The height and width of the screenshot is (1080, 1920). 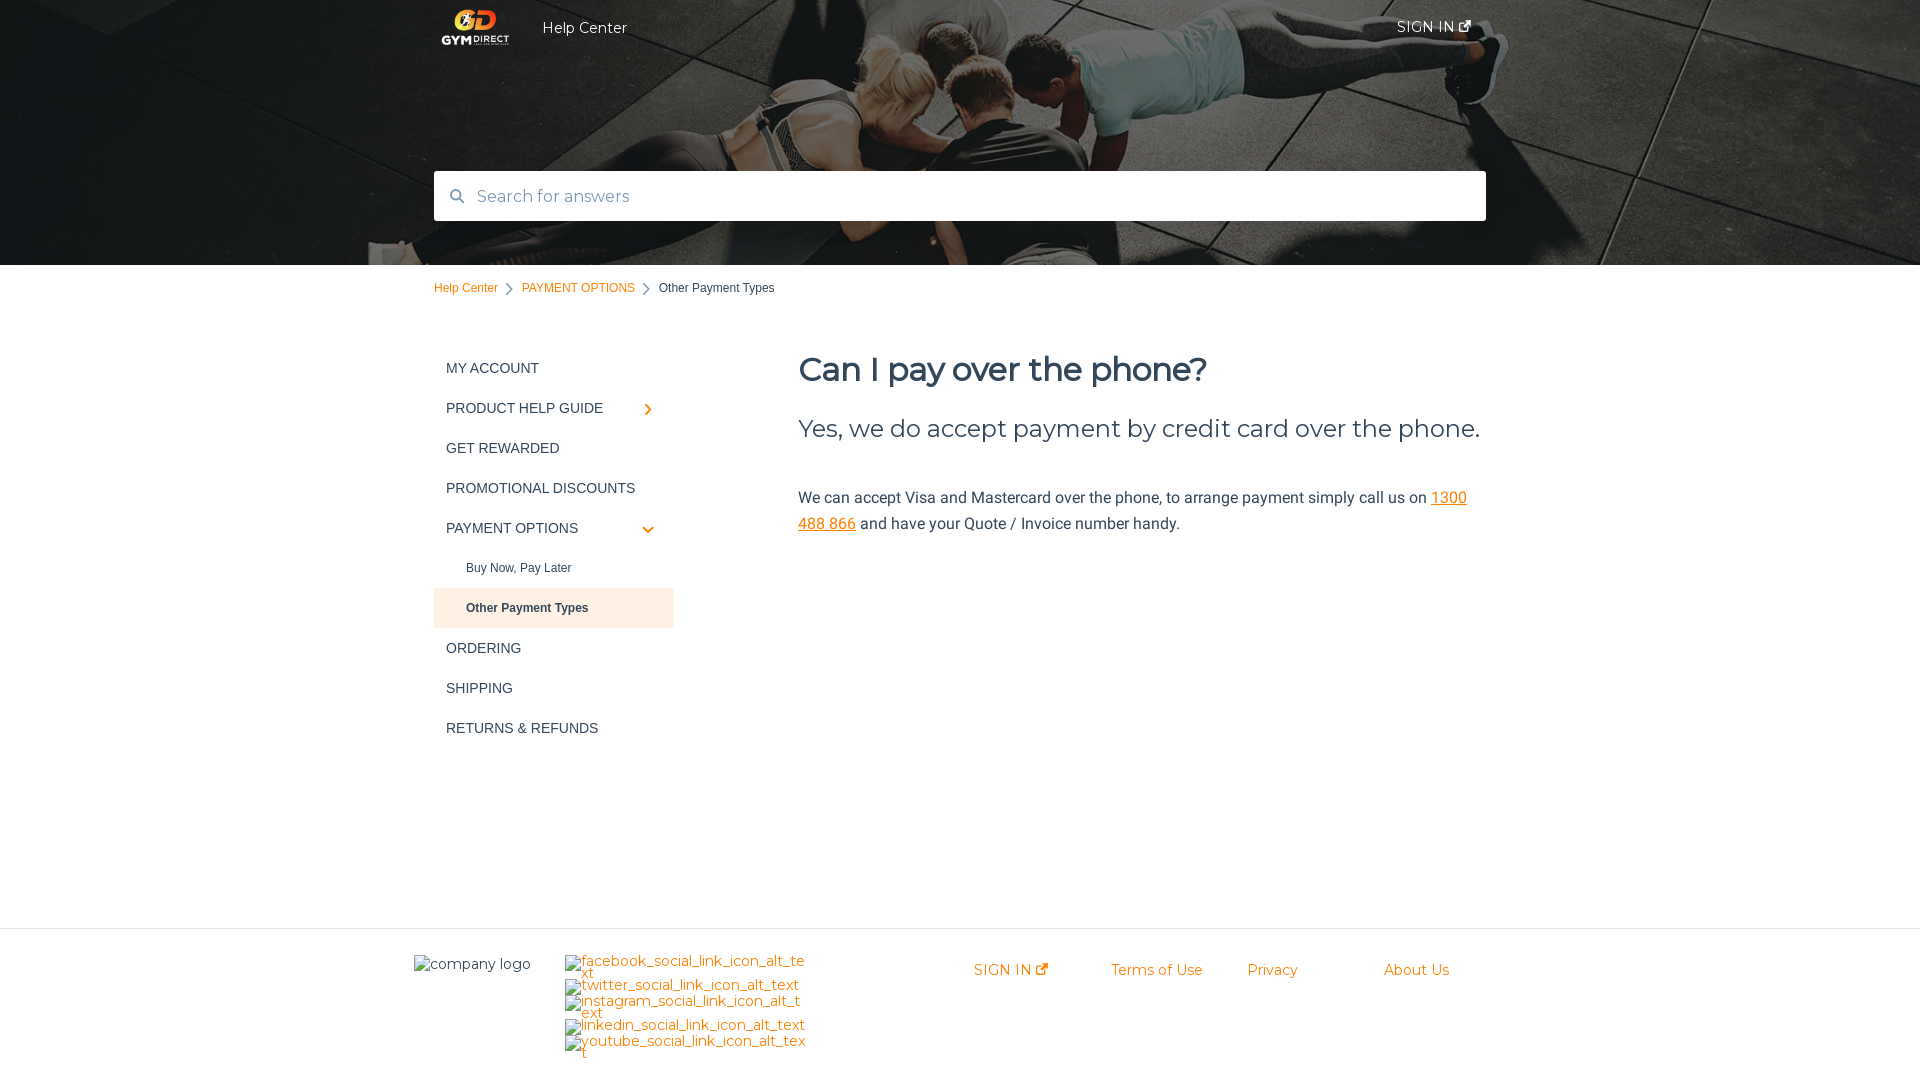 What do you see at coordinates (553, 648) in the screenshot?
I see `'ORDERING'` at bounding box center [553, 648].